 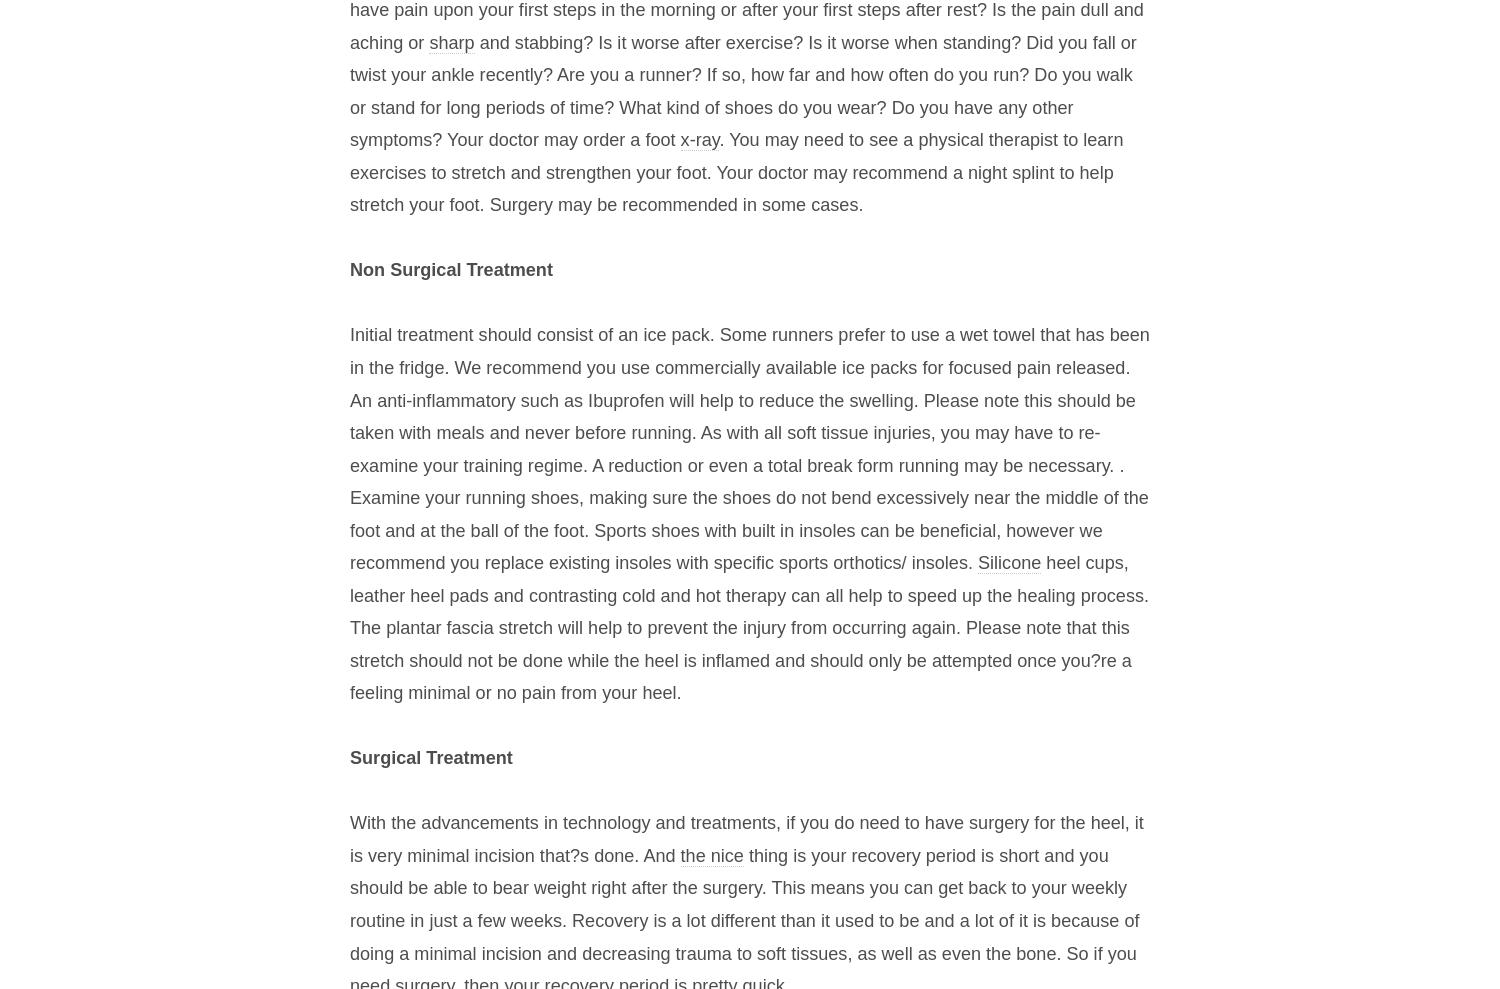 What do you see at coordinates (745, 838) in the screenshot?
I see `'With the advancements in technology and treatments, if you do need to have surgery for the heel, it is very minimal incision that?s done.  And'` at bounding box center [745, 838].